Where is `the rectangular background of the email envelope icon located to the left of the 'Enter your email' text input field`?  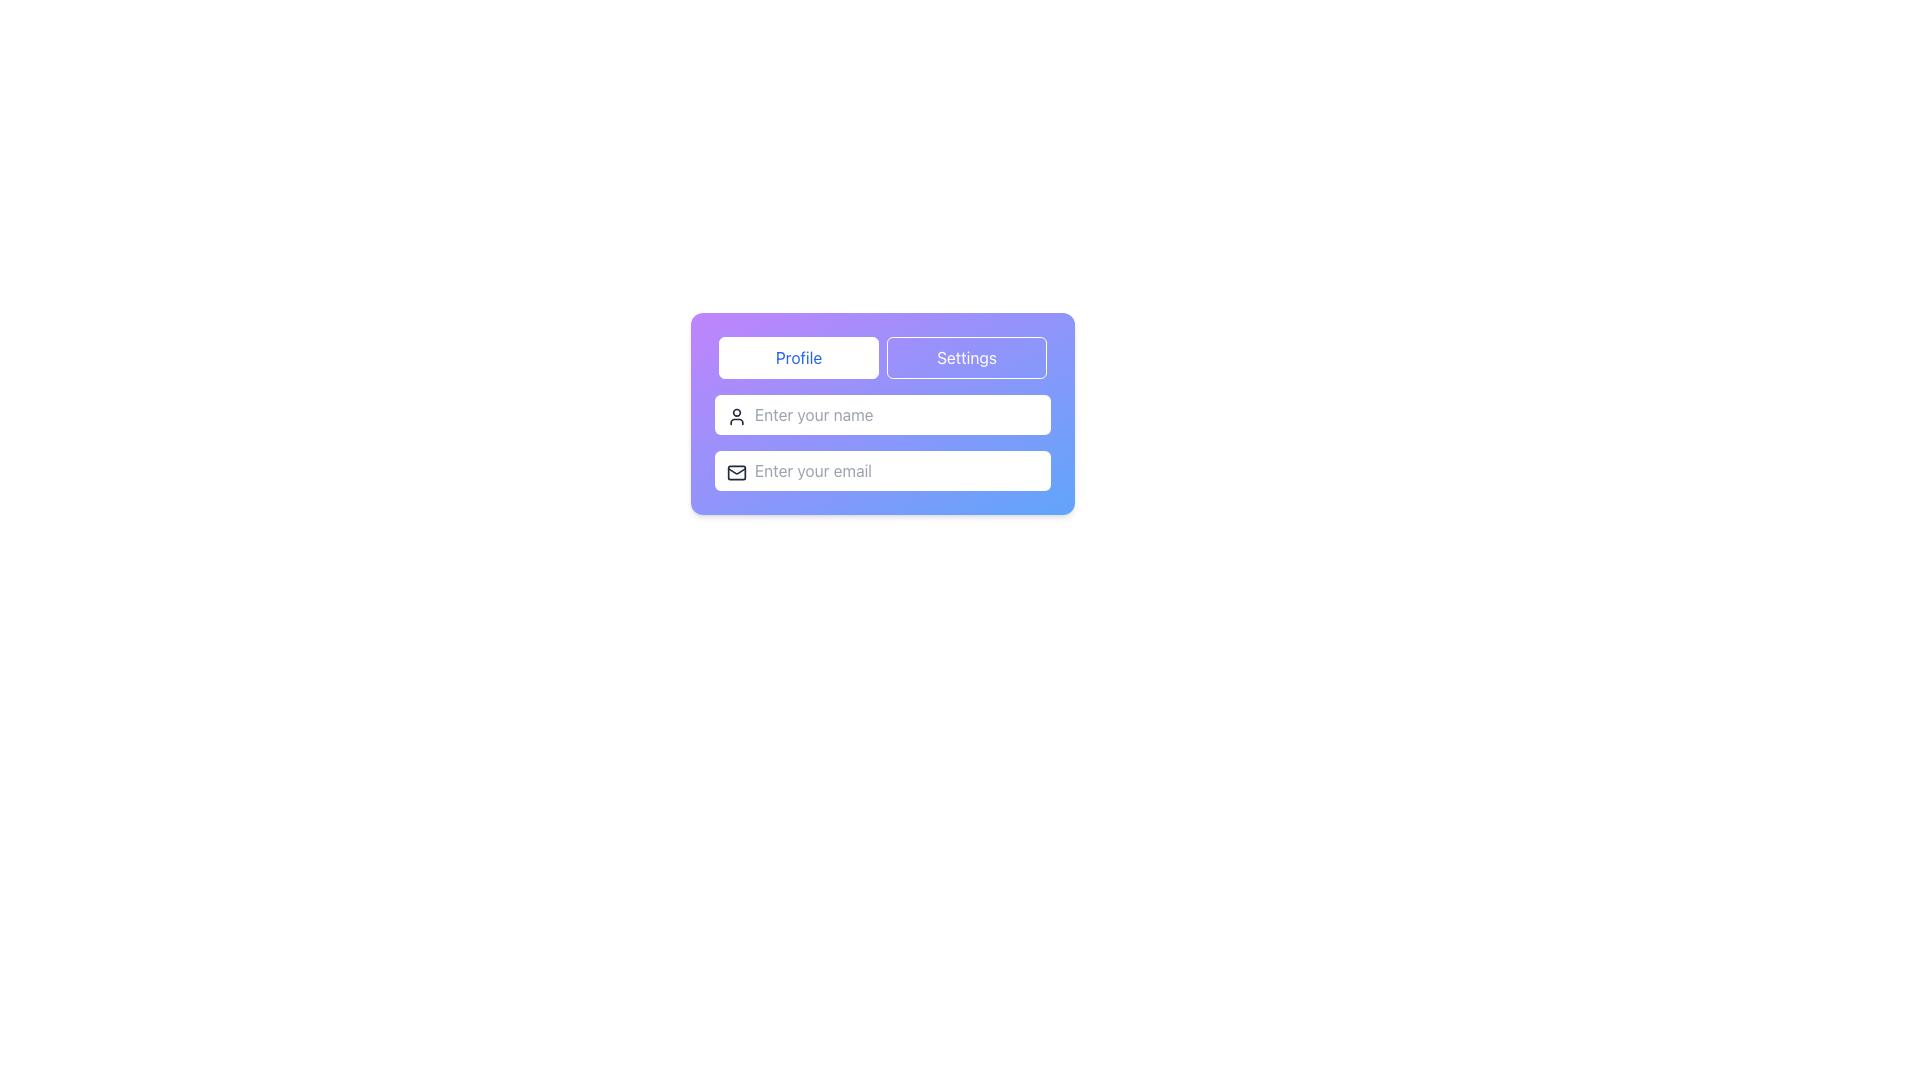 the rectangular background of the email envelope icon located to the left of the 'Enter your email' text input field is located at coordinates (736, 473).